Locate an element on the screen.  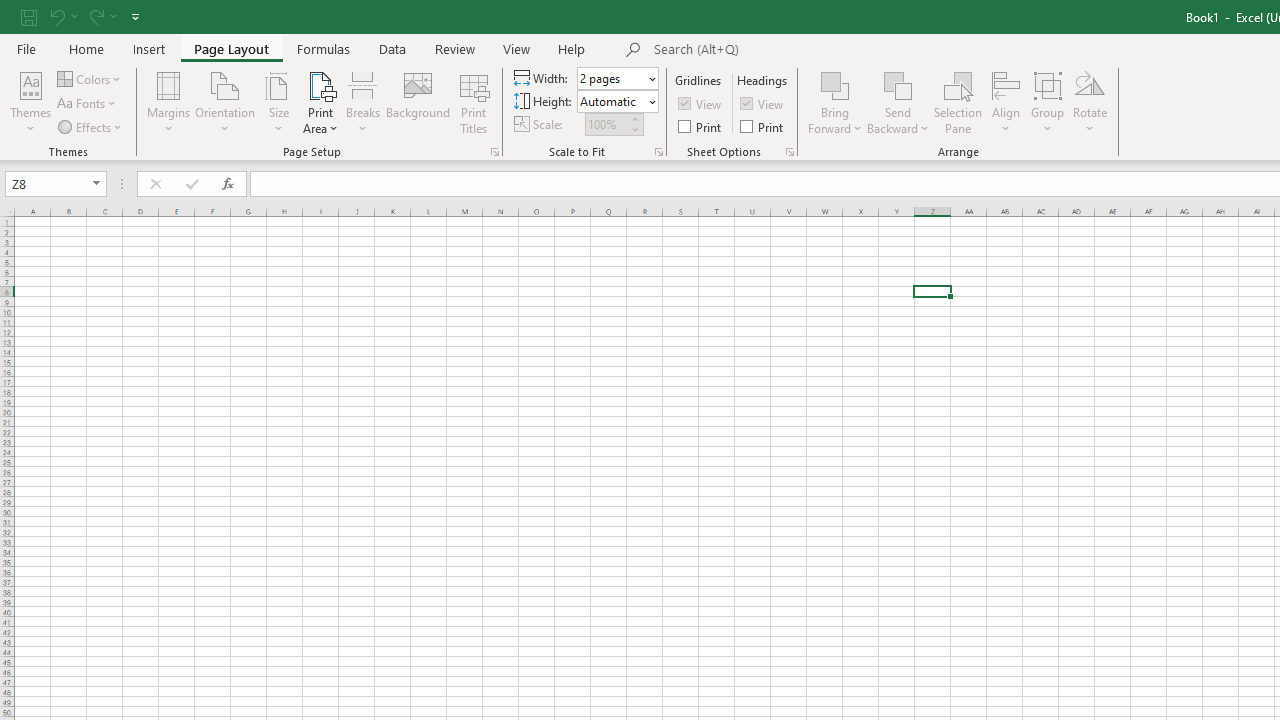
'Print' is located at coordinates (762, 126).